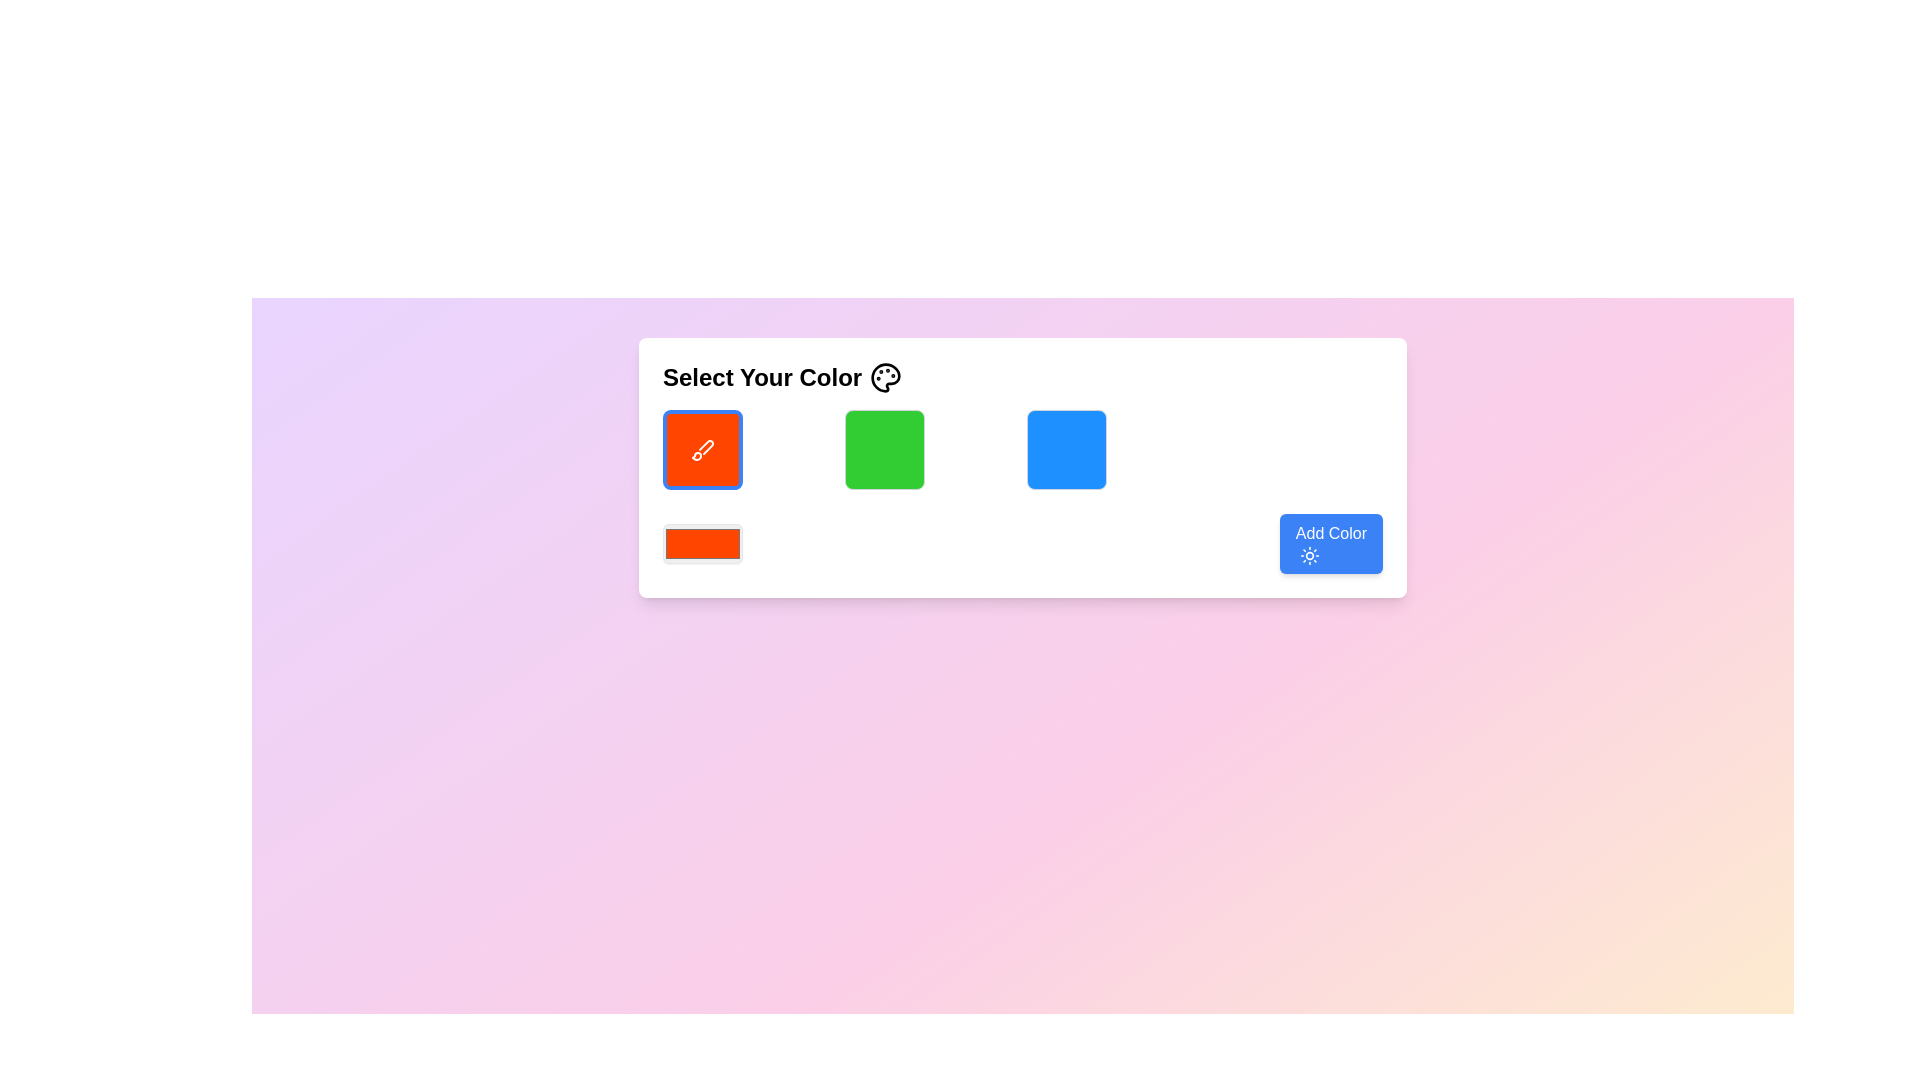  What do you see at coordinates (706, 446) in the screenshot?
I see `the stylized brush or pen stroke icon within the first red button located below the 'Select Your Color' heading` at bounding box center [706, 446].